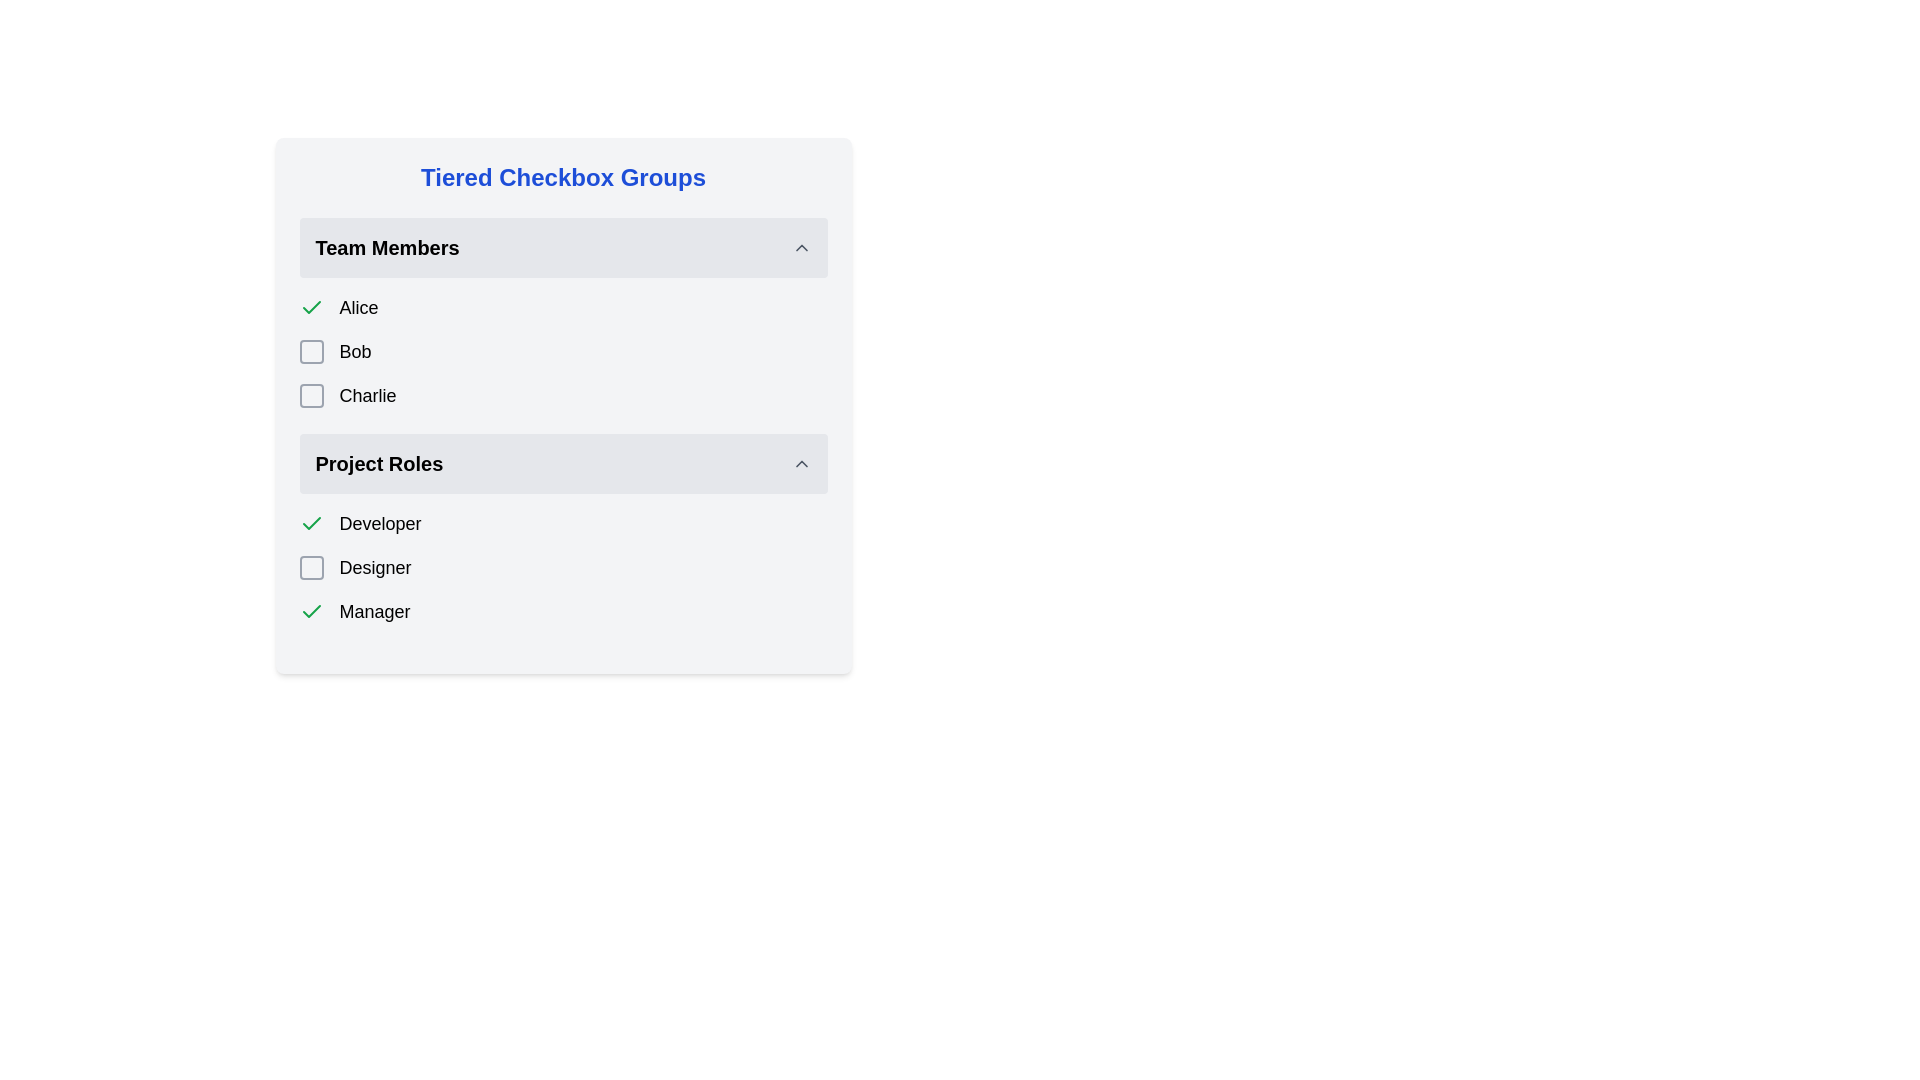  Describe the element at coordinates (310, 611) in the screenshot. I see `the status represented by the checkmark icon indicating the selection status of the 'Manager' role in the 'Project Roles' section` at that location.